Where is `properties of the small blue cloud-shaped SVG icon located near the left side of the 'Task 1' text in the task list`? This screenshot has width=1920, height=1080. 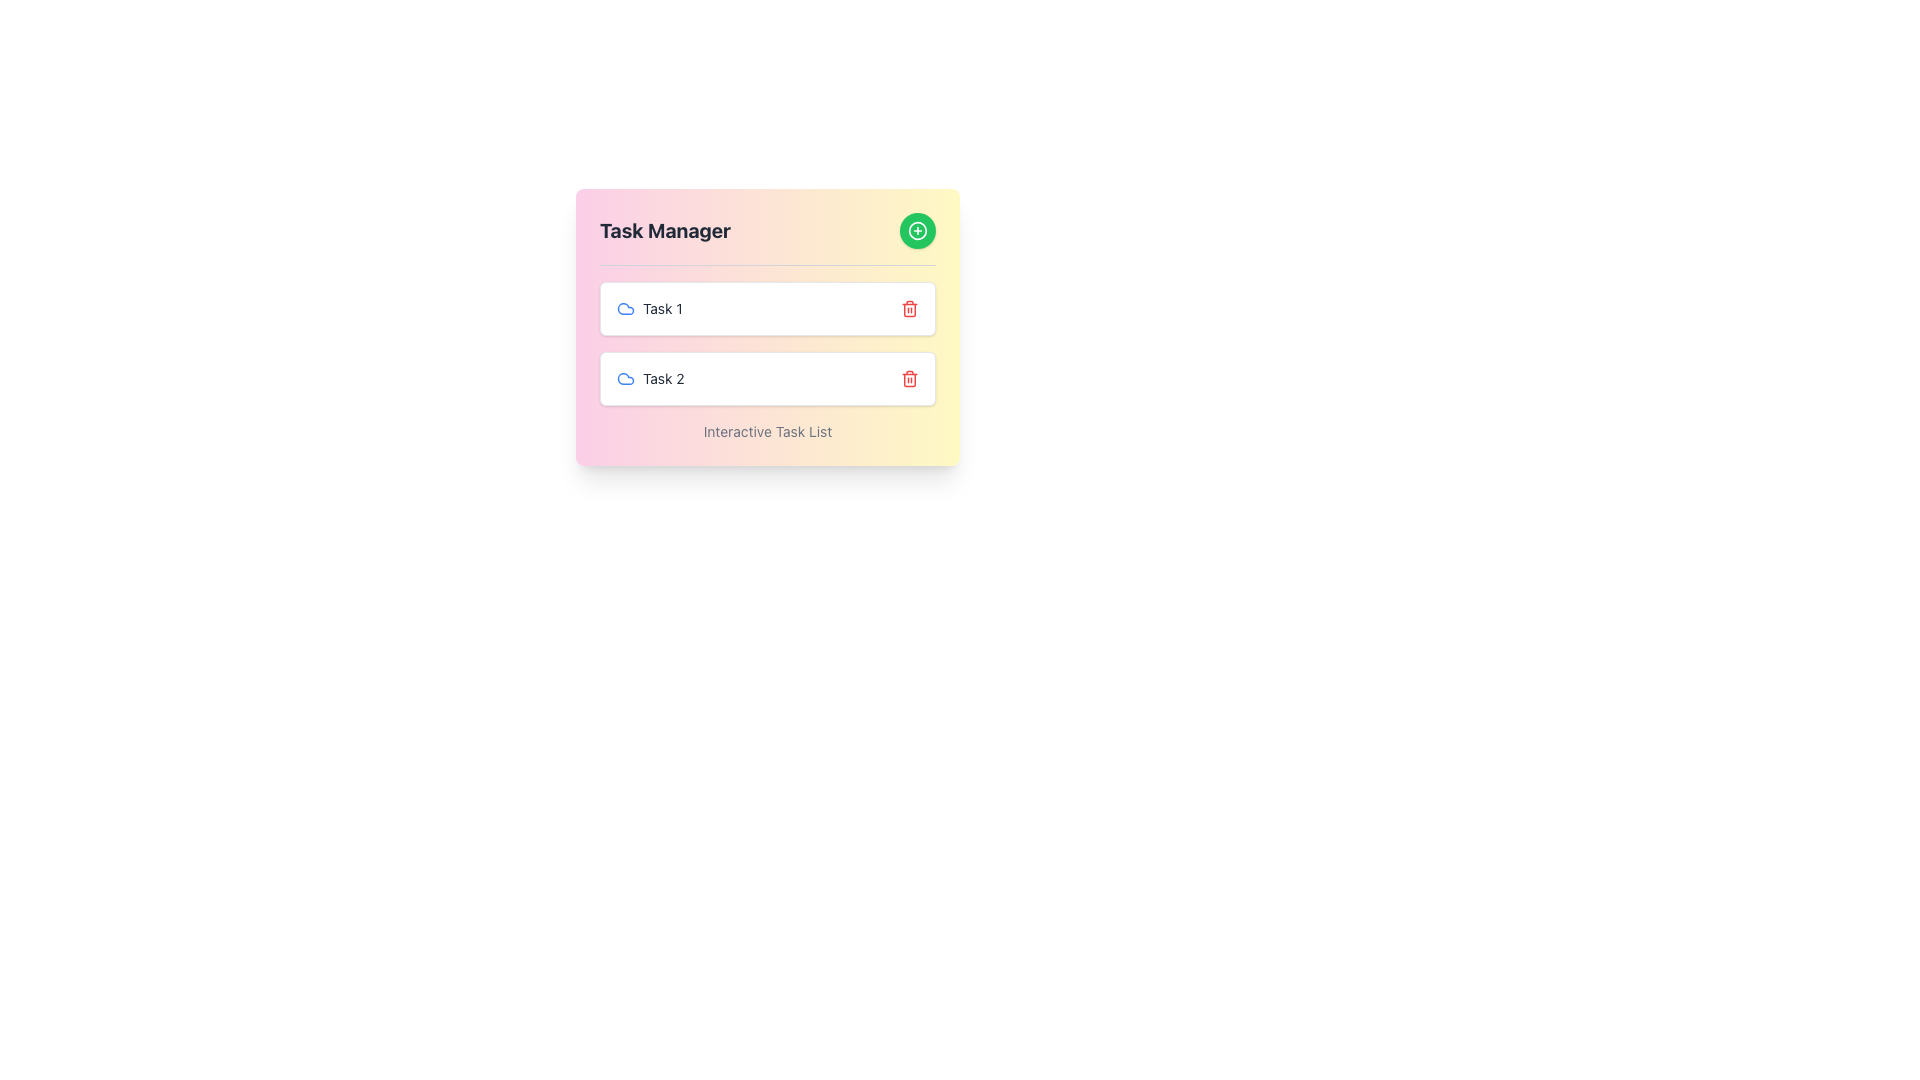 properties of the small blue cloud-shaped SVG icon located near the left side of the 'Task 1' text in the task list is located at coordinates (624, 308).